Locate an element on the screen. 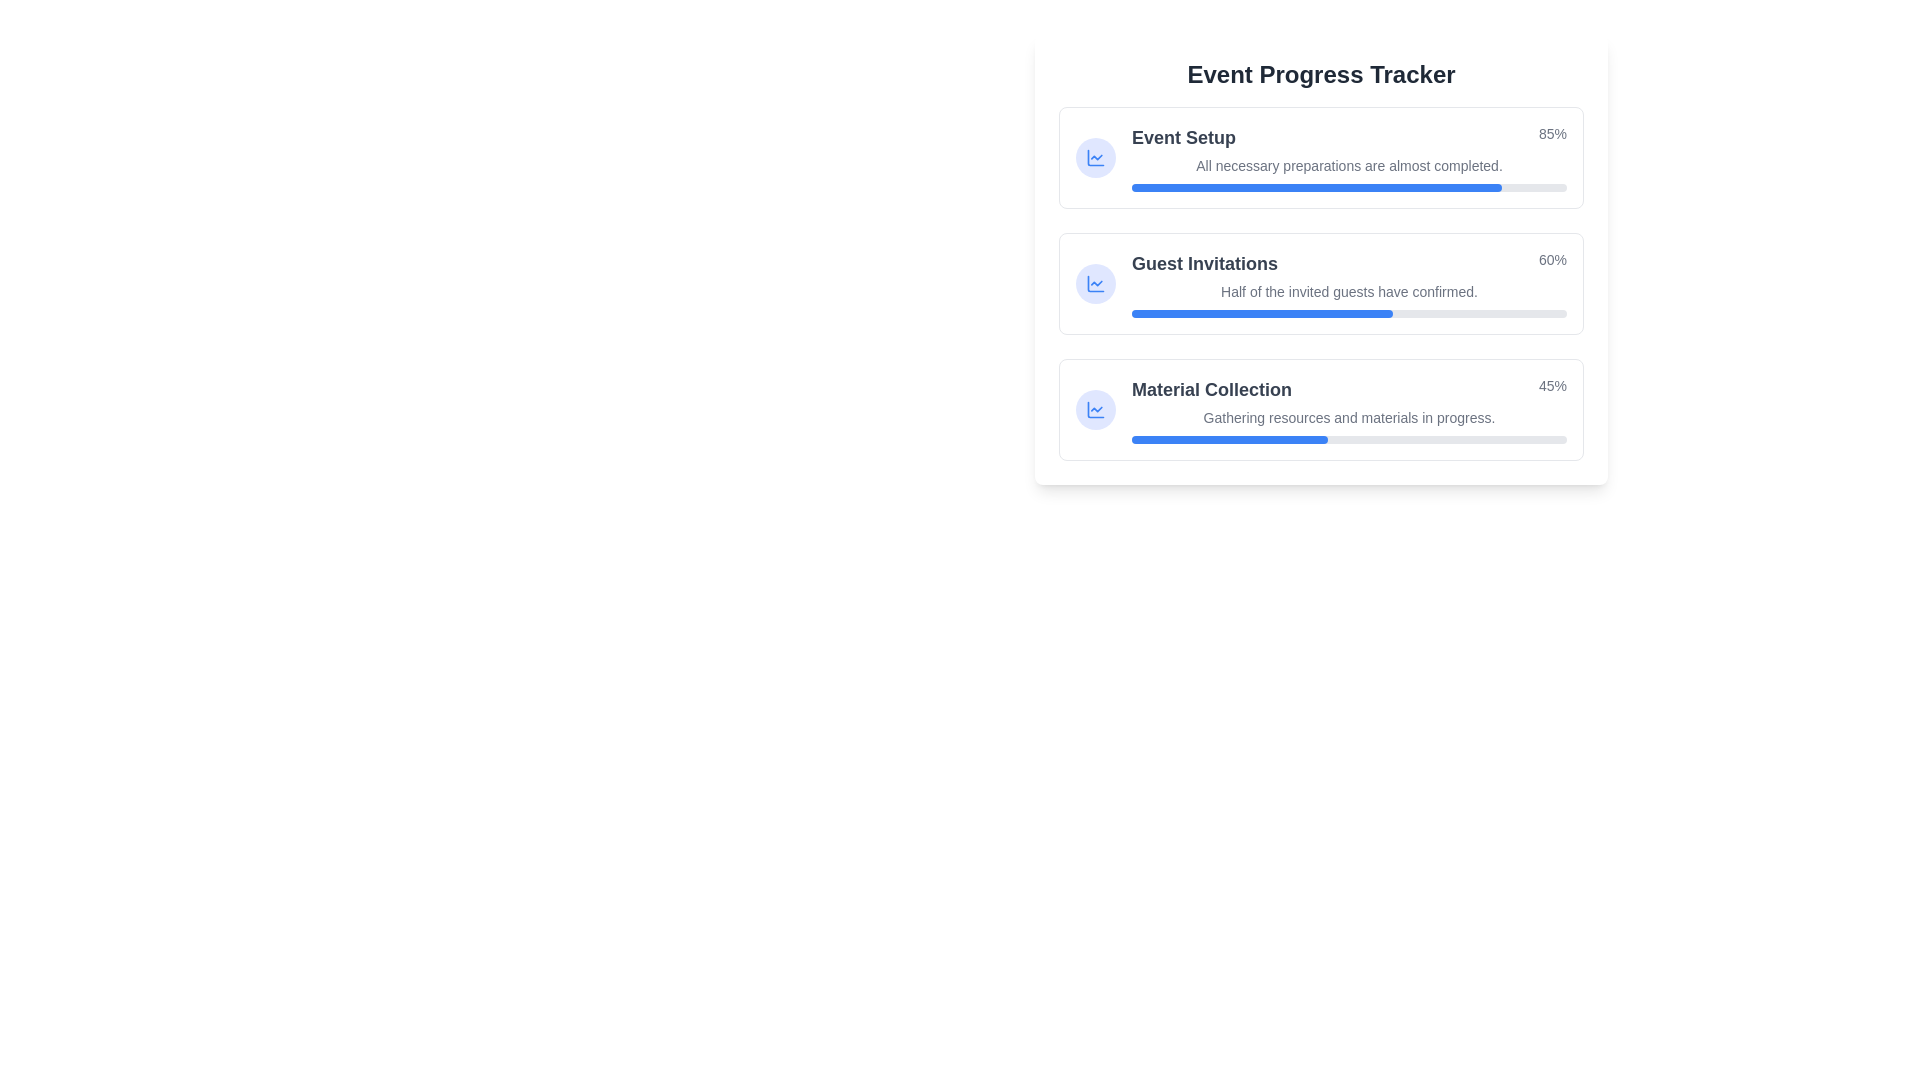  the icon located in the 'Event Setup' section of the progress tracker interface, adjacent to the title 'Event Setup' is located at coordinates (1094, 157).